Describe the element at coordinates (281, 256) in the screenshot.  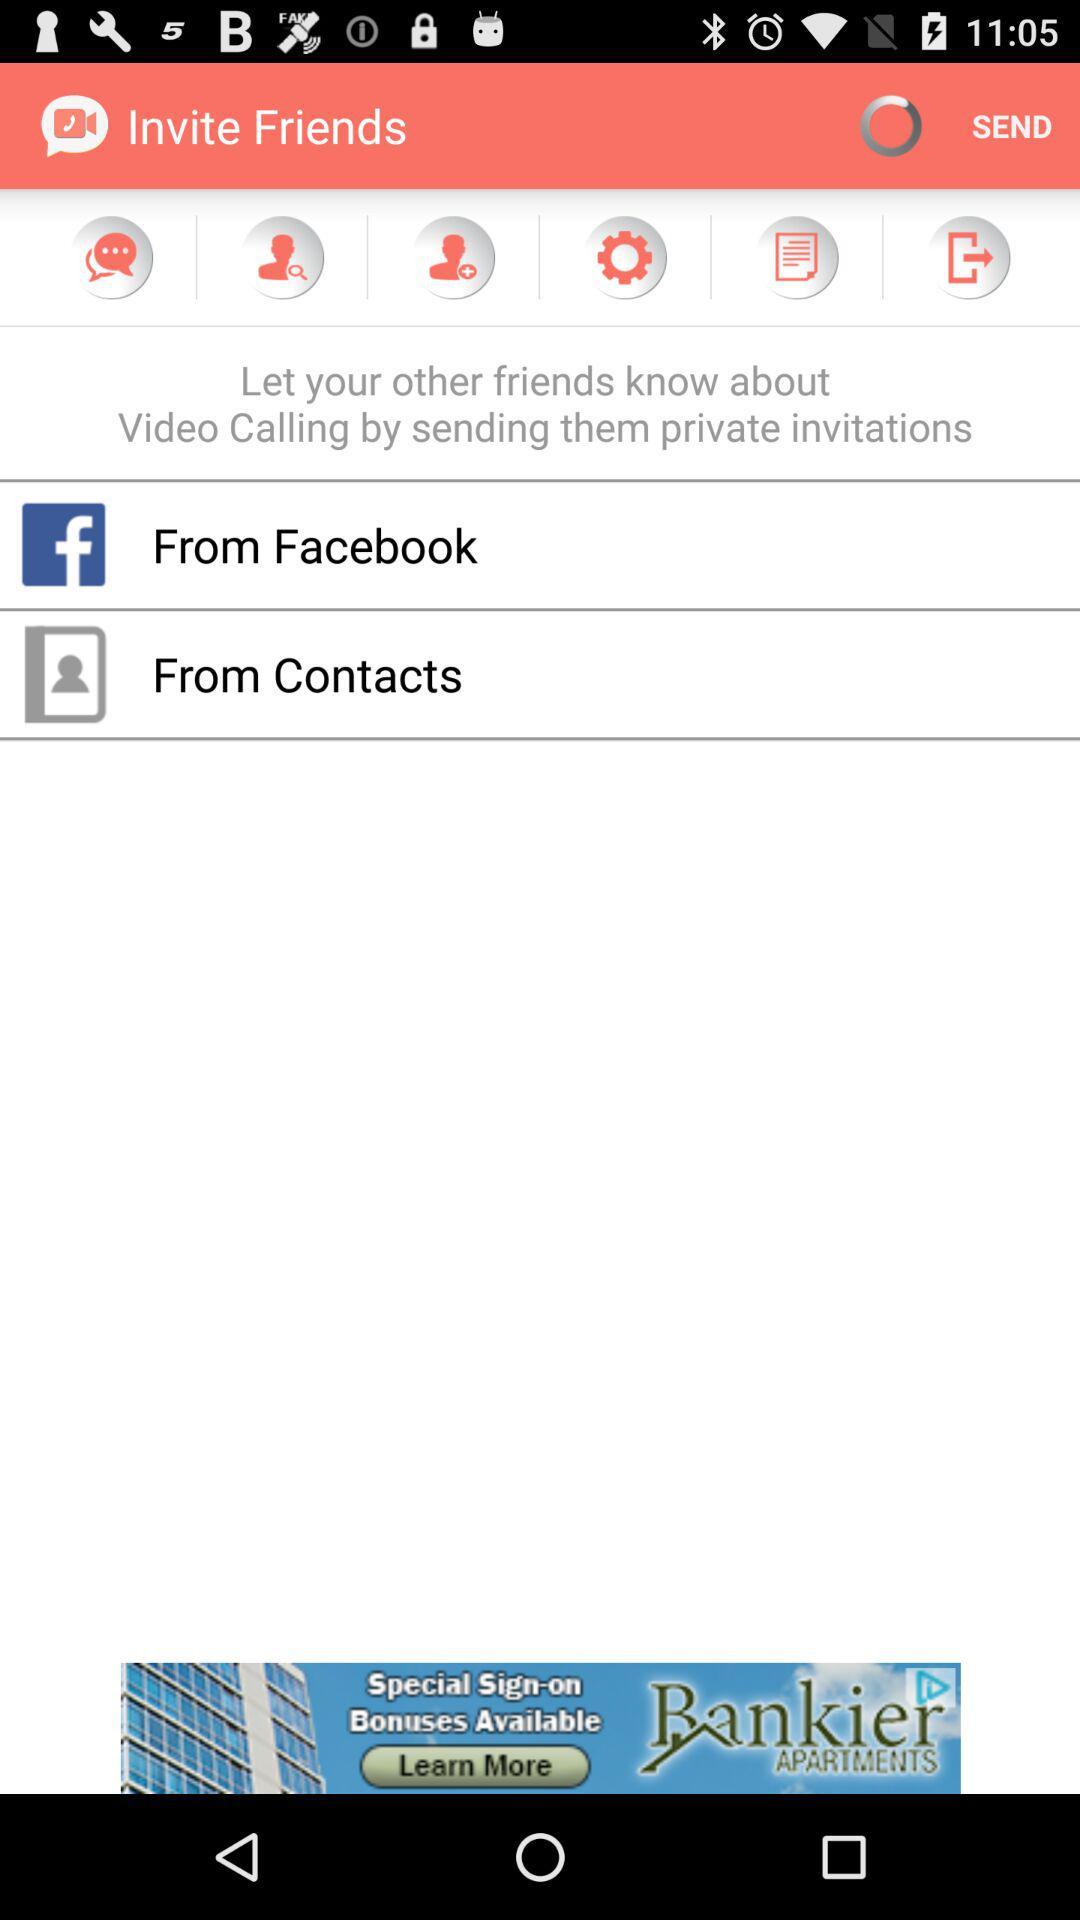
I see `search the friends` at that location.